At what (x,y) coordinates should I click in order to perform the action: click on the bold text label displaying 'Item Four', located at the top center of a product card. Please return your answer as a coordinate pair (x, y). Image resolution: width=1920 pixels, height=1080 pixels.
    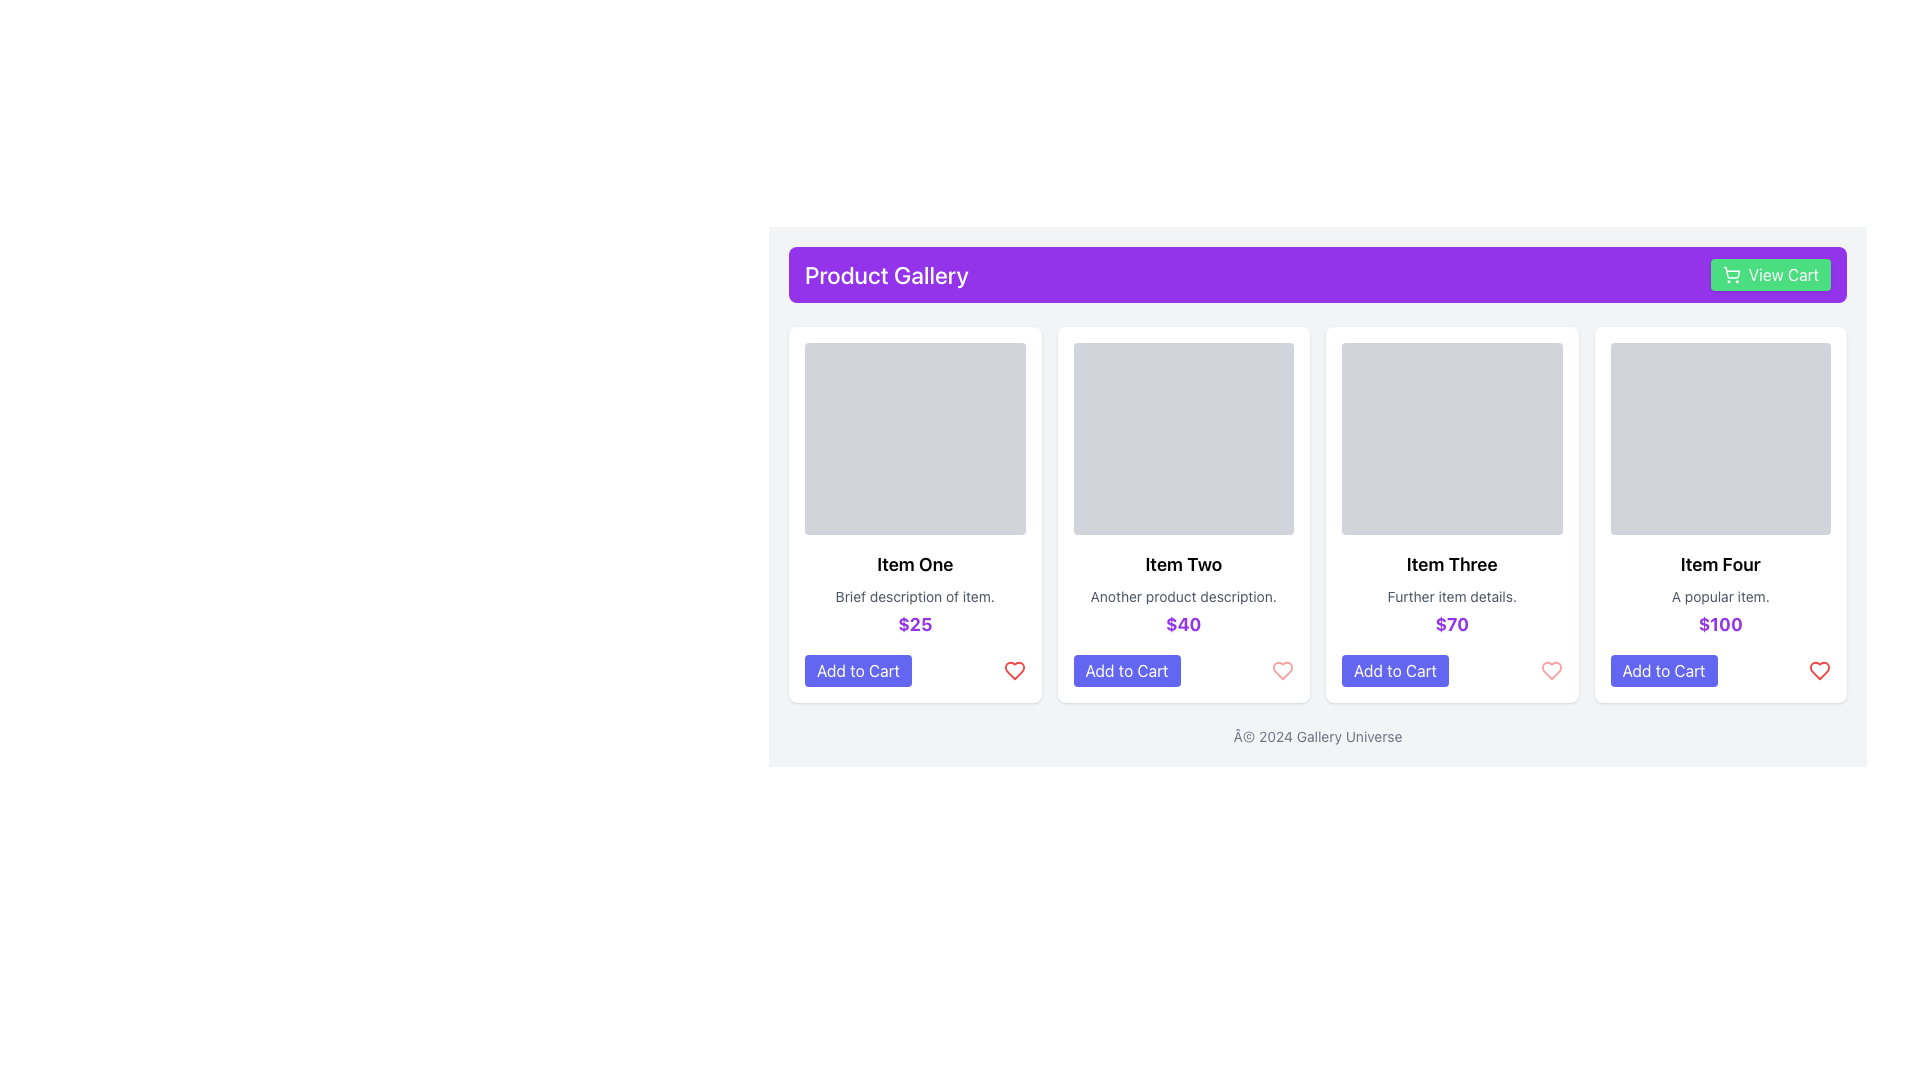
    Looking at the image, I should click on (1719, 564).